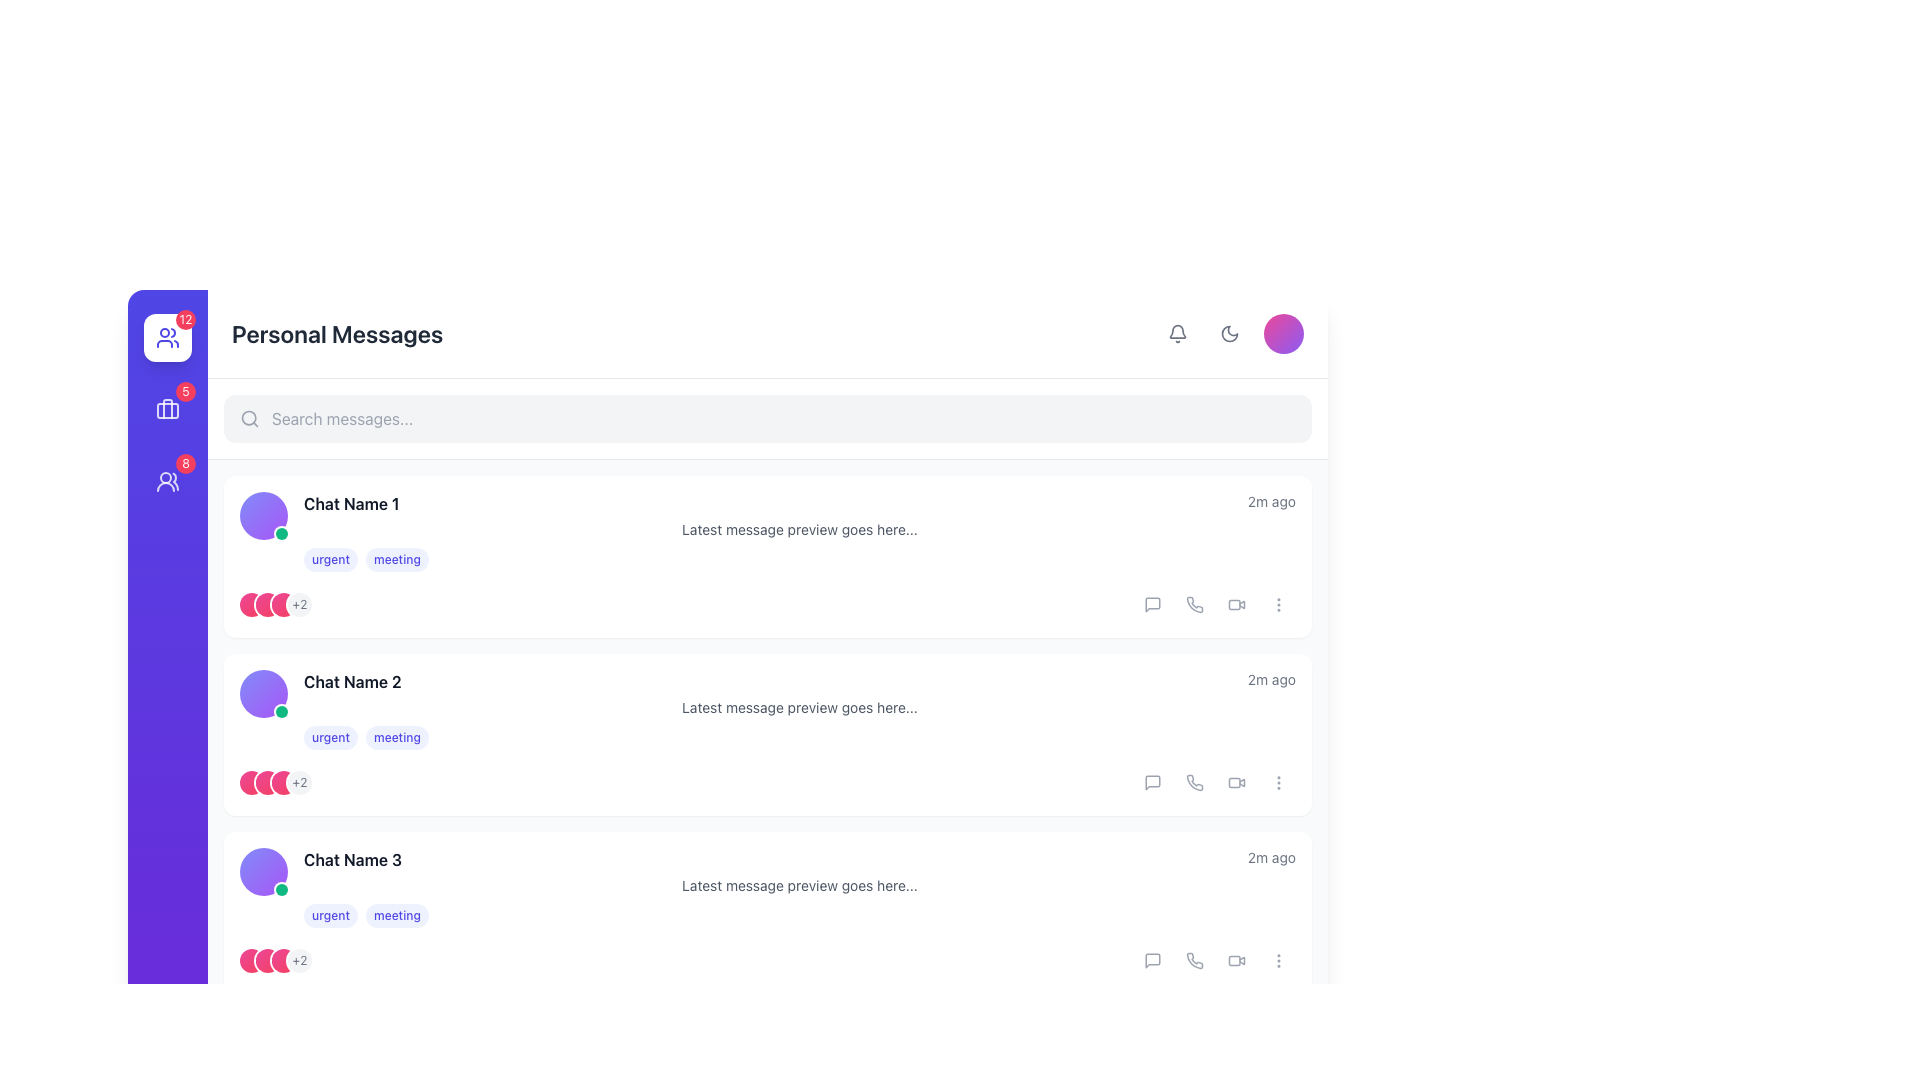 The image size is (1920, 1080). What do you see at coordinates (397, 559) in the screenshot?
I see `the label representing the category or state associated with the chat thread, located to the right of the 'urgent' label in the first chat preview row below 'Chat Name 1'` at bounding box center [397, 559].